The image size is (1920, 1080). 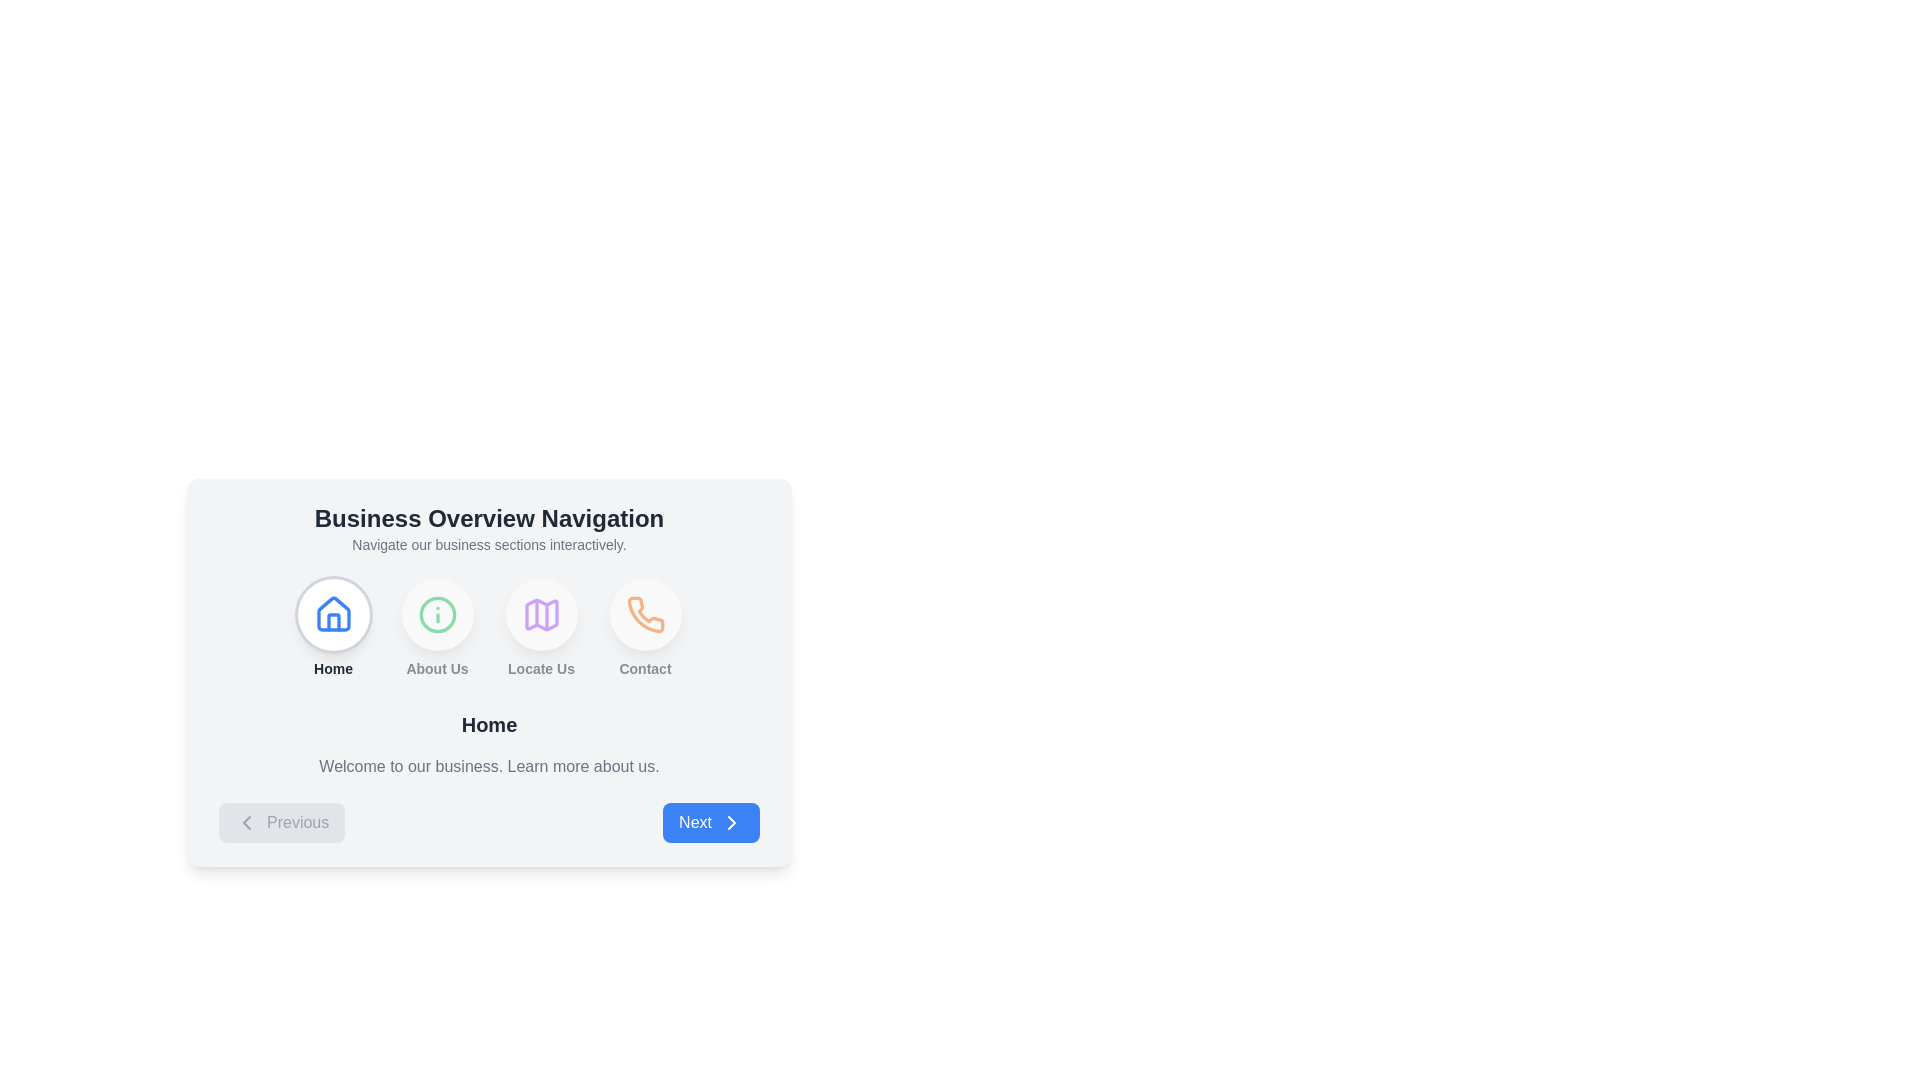 I want to click on the leftmost circular icon button with a house symbol and a blue outline, so click(x=333, y=613).